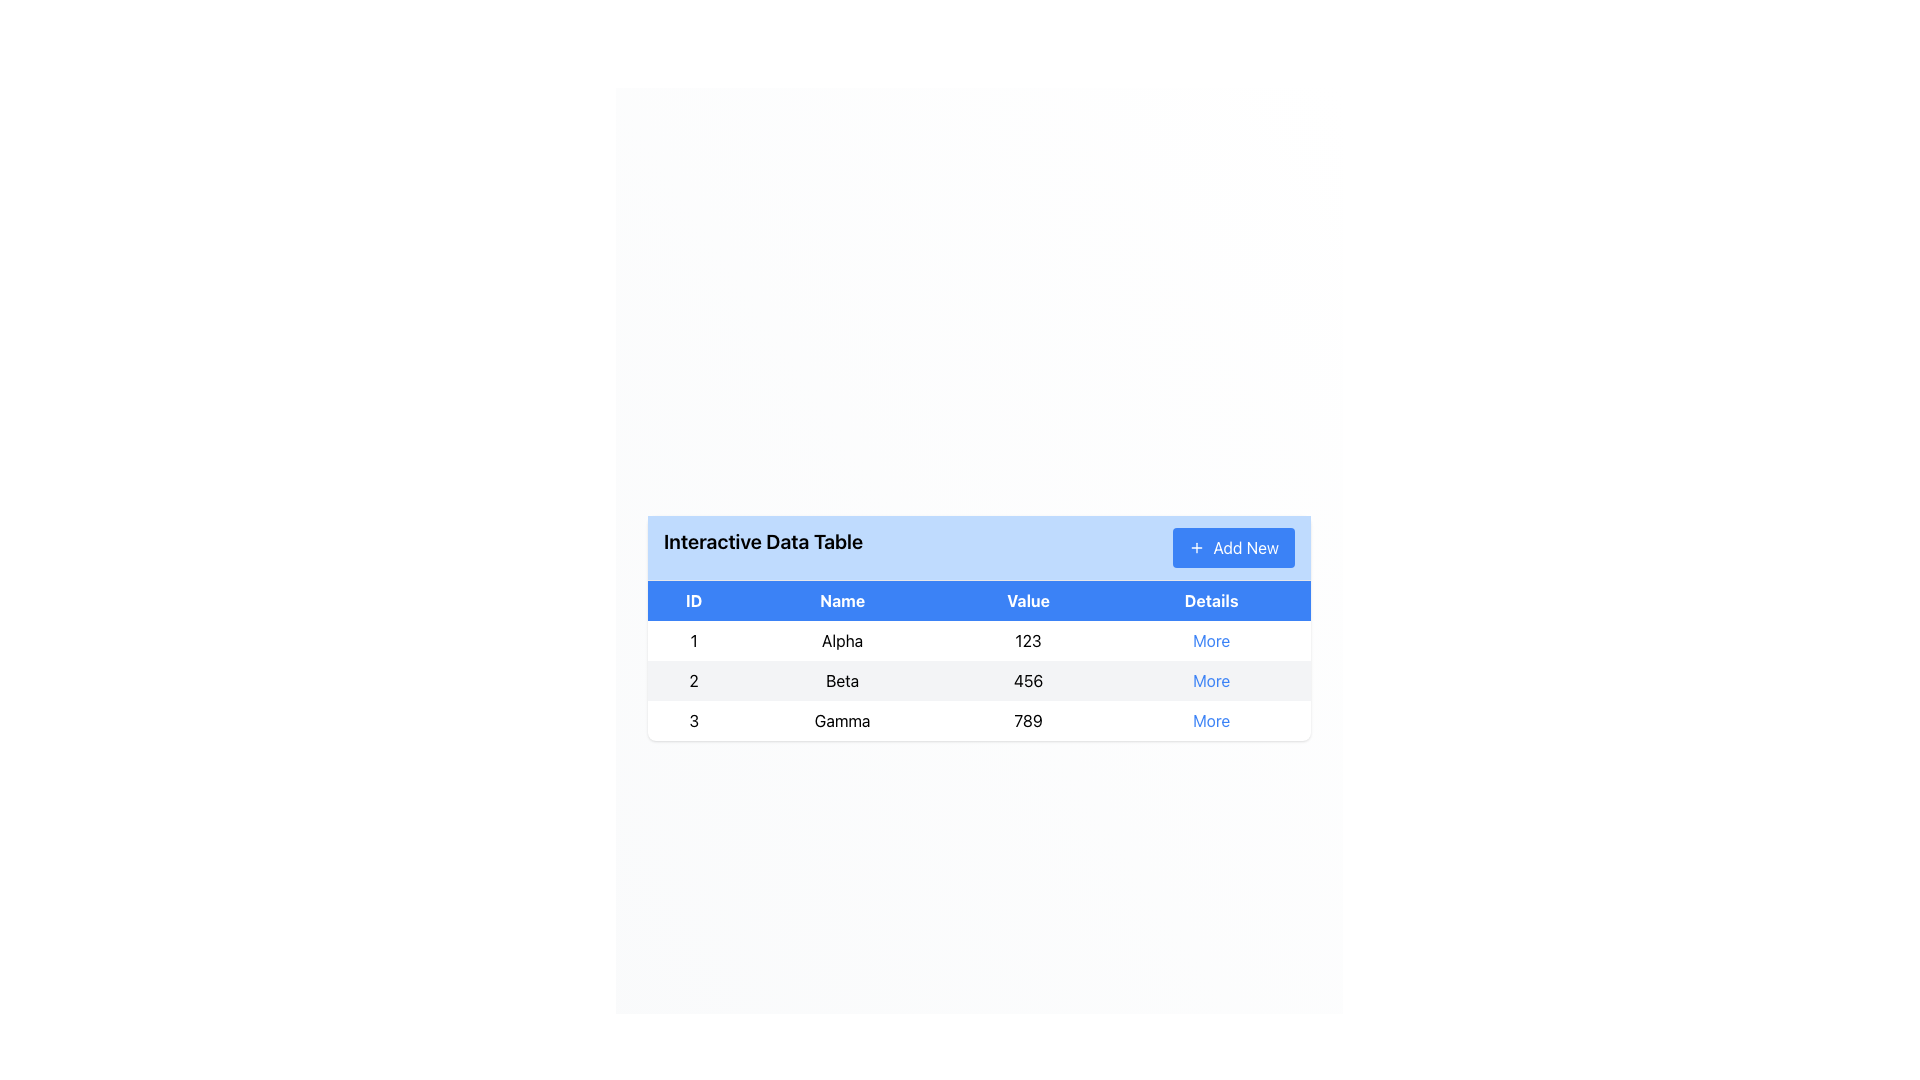 The image size is (1920, 1080). What do you see at coordinates (1210, 720) in the screenshot?
I see `the interactive link located in the 'Details' column of the third row in the table` at bounding box center [1210, 720].